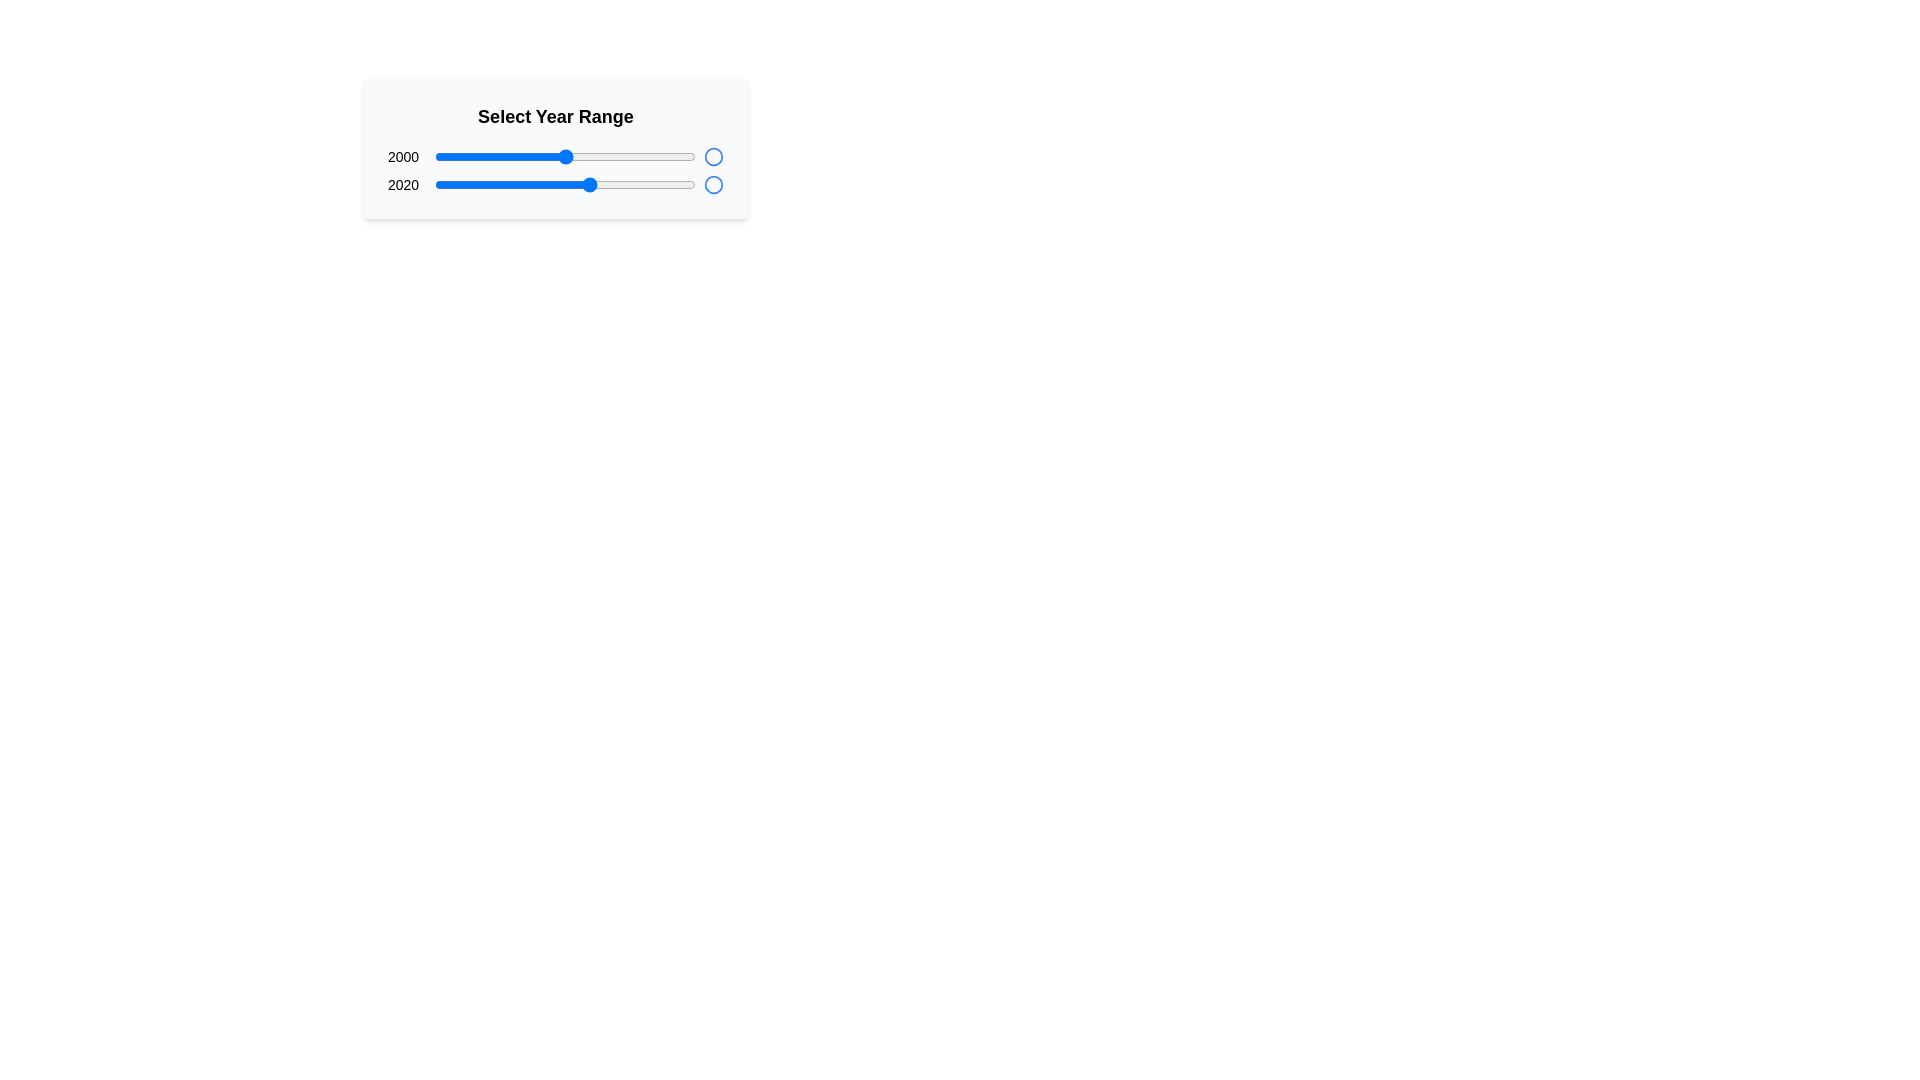 The height and width of the screenshot is (1080, 1920). I want to click on the range slider located in the 'Select Year Range' card, which is adjusted to the value '2000', so click(556, 156).